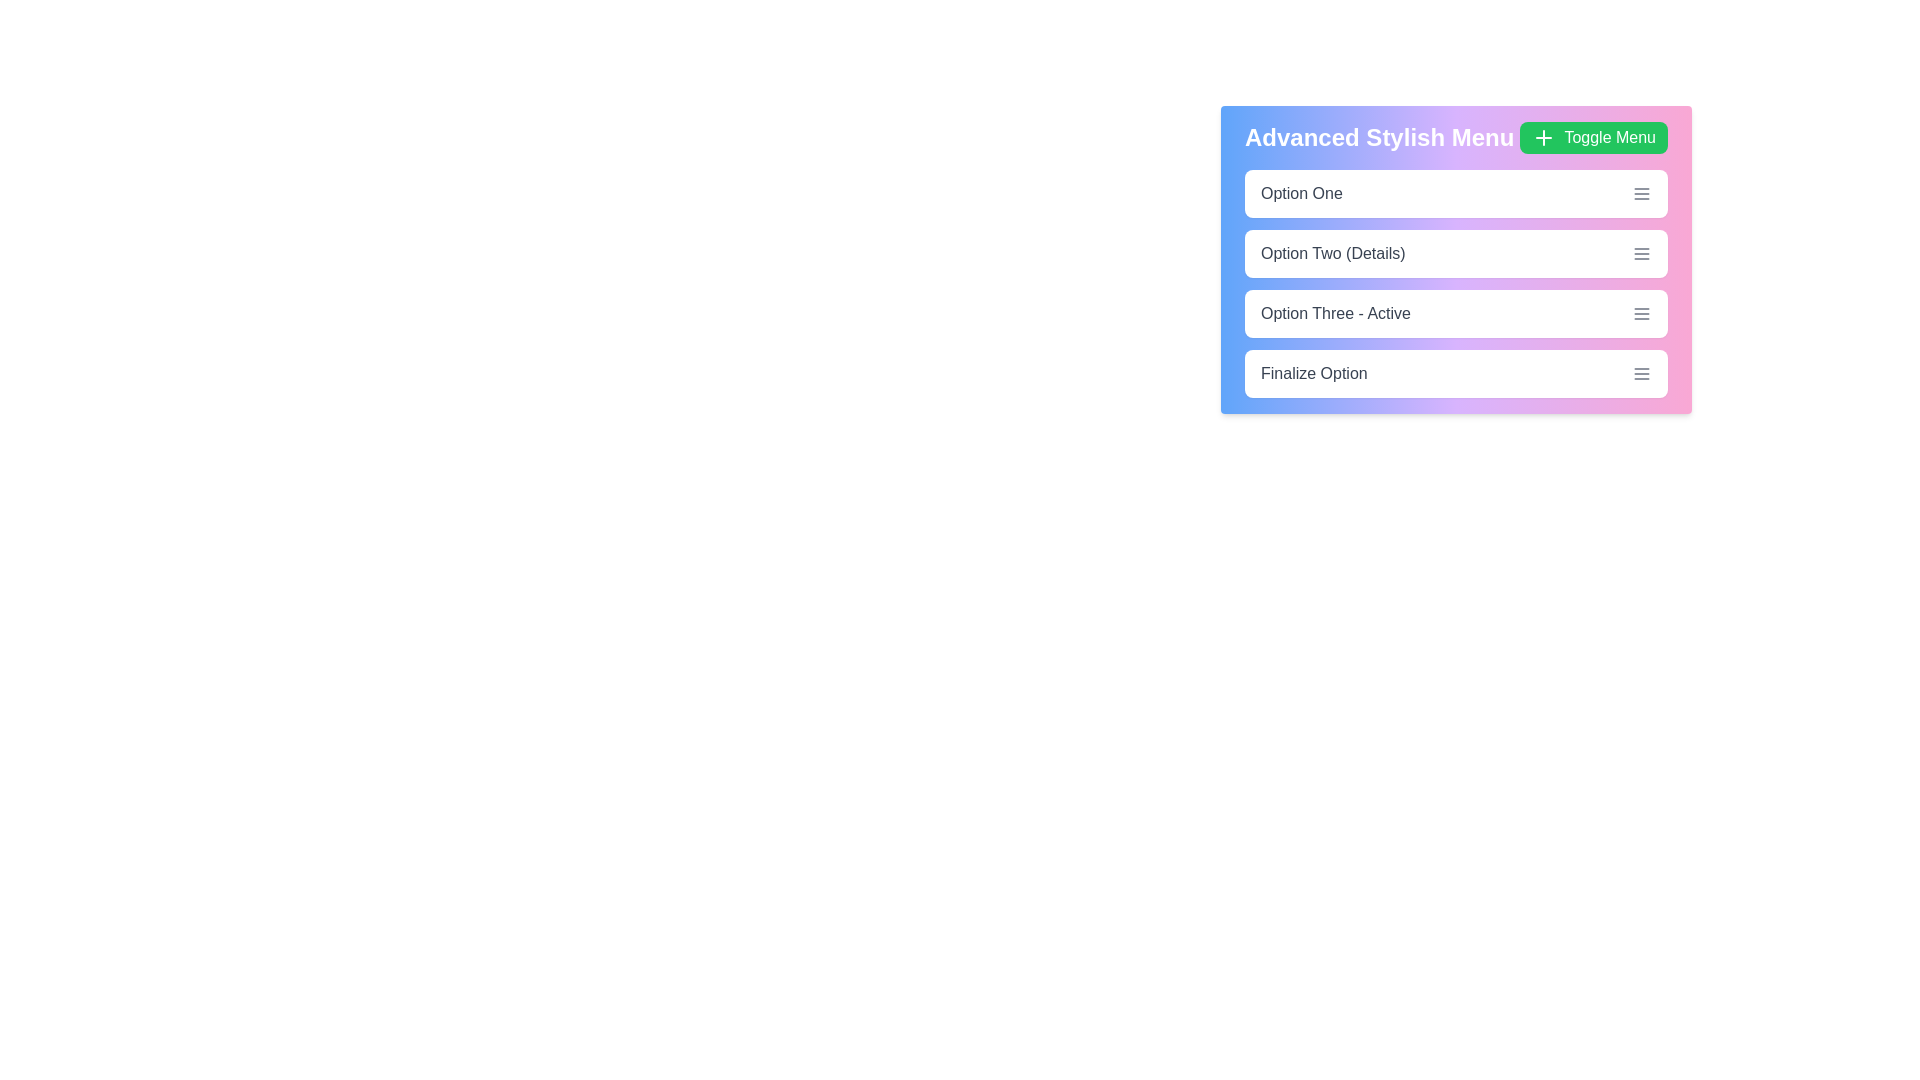 The height and width of the screenshot is (1080, 1920). What do you see at coordinates (1641, 374) in the screenshot?
I see `the menu icon next to Finalize Option` at bounding box center [1641, 374].